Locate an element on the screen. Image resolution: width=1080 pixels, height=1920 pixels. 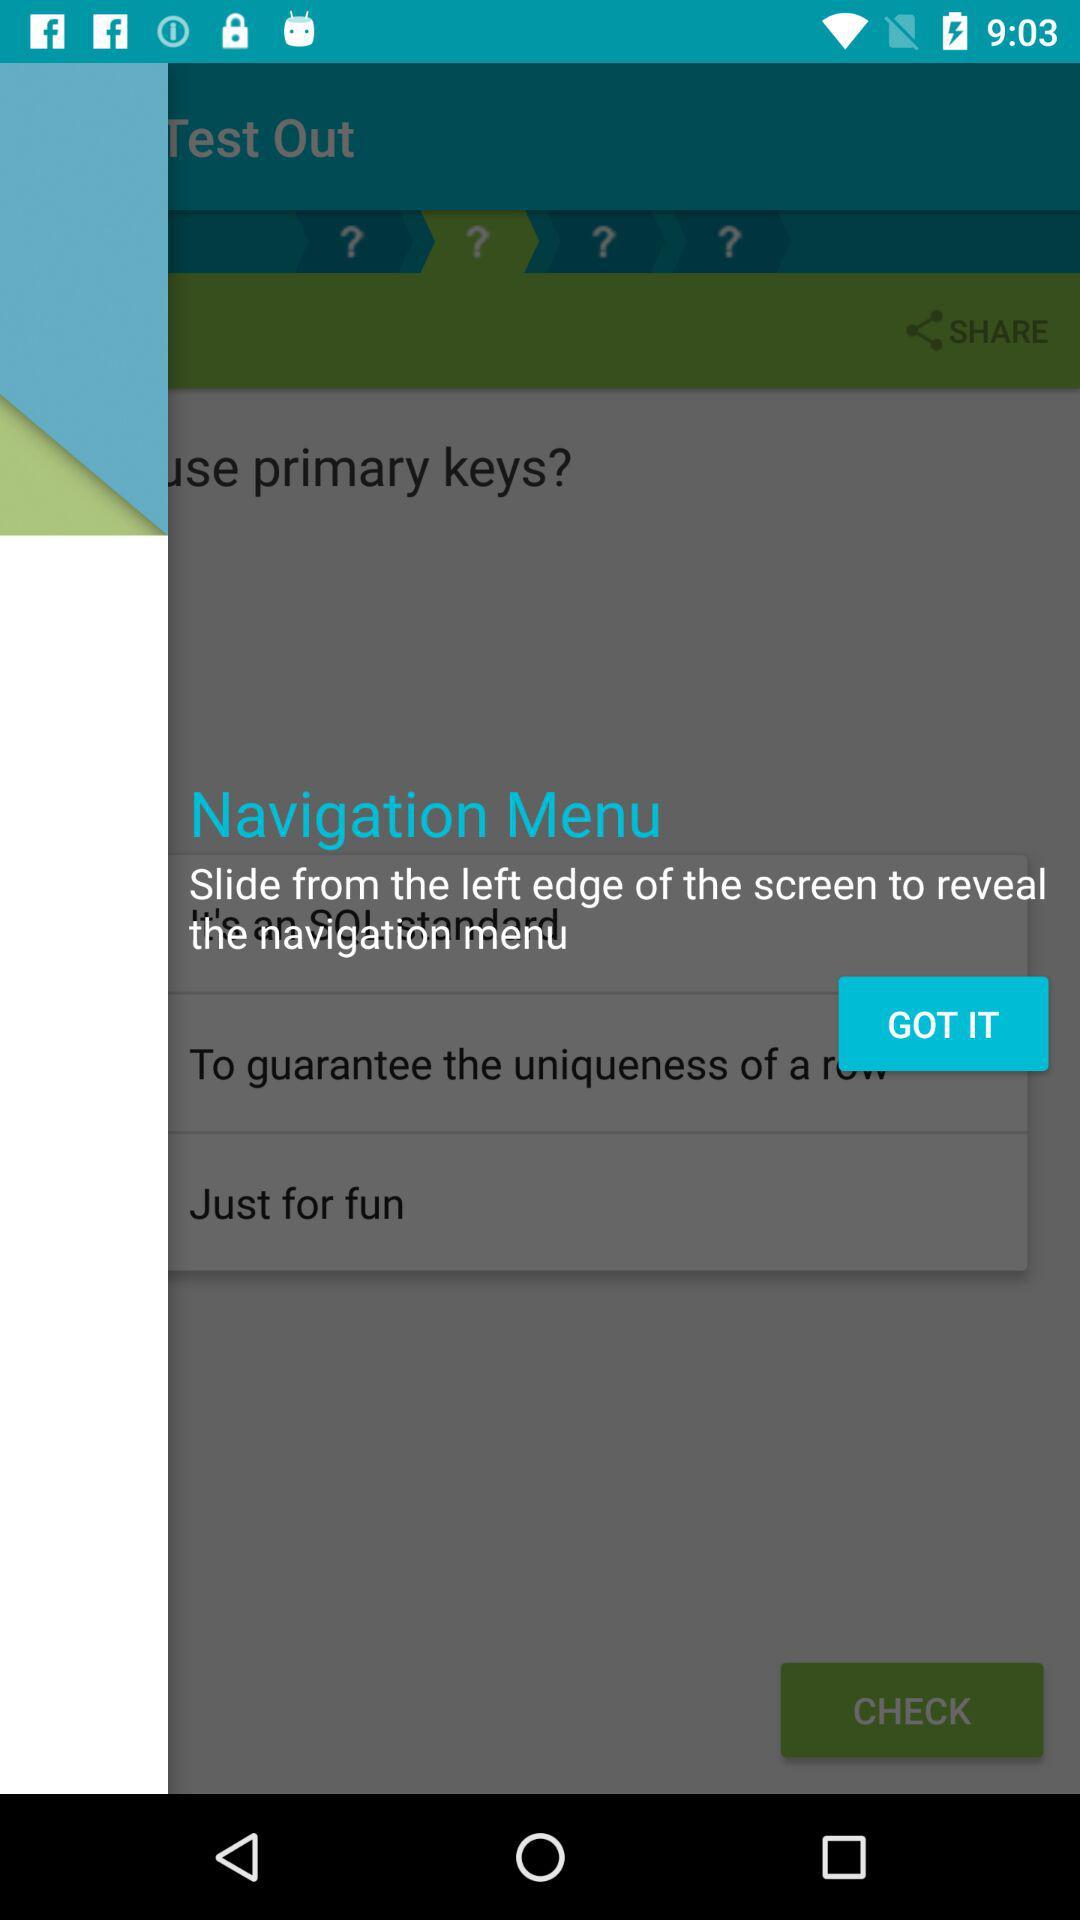
the icon below slide from the is located at coordinates (943, 1023).